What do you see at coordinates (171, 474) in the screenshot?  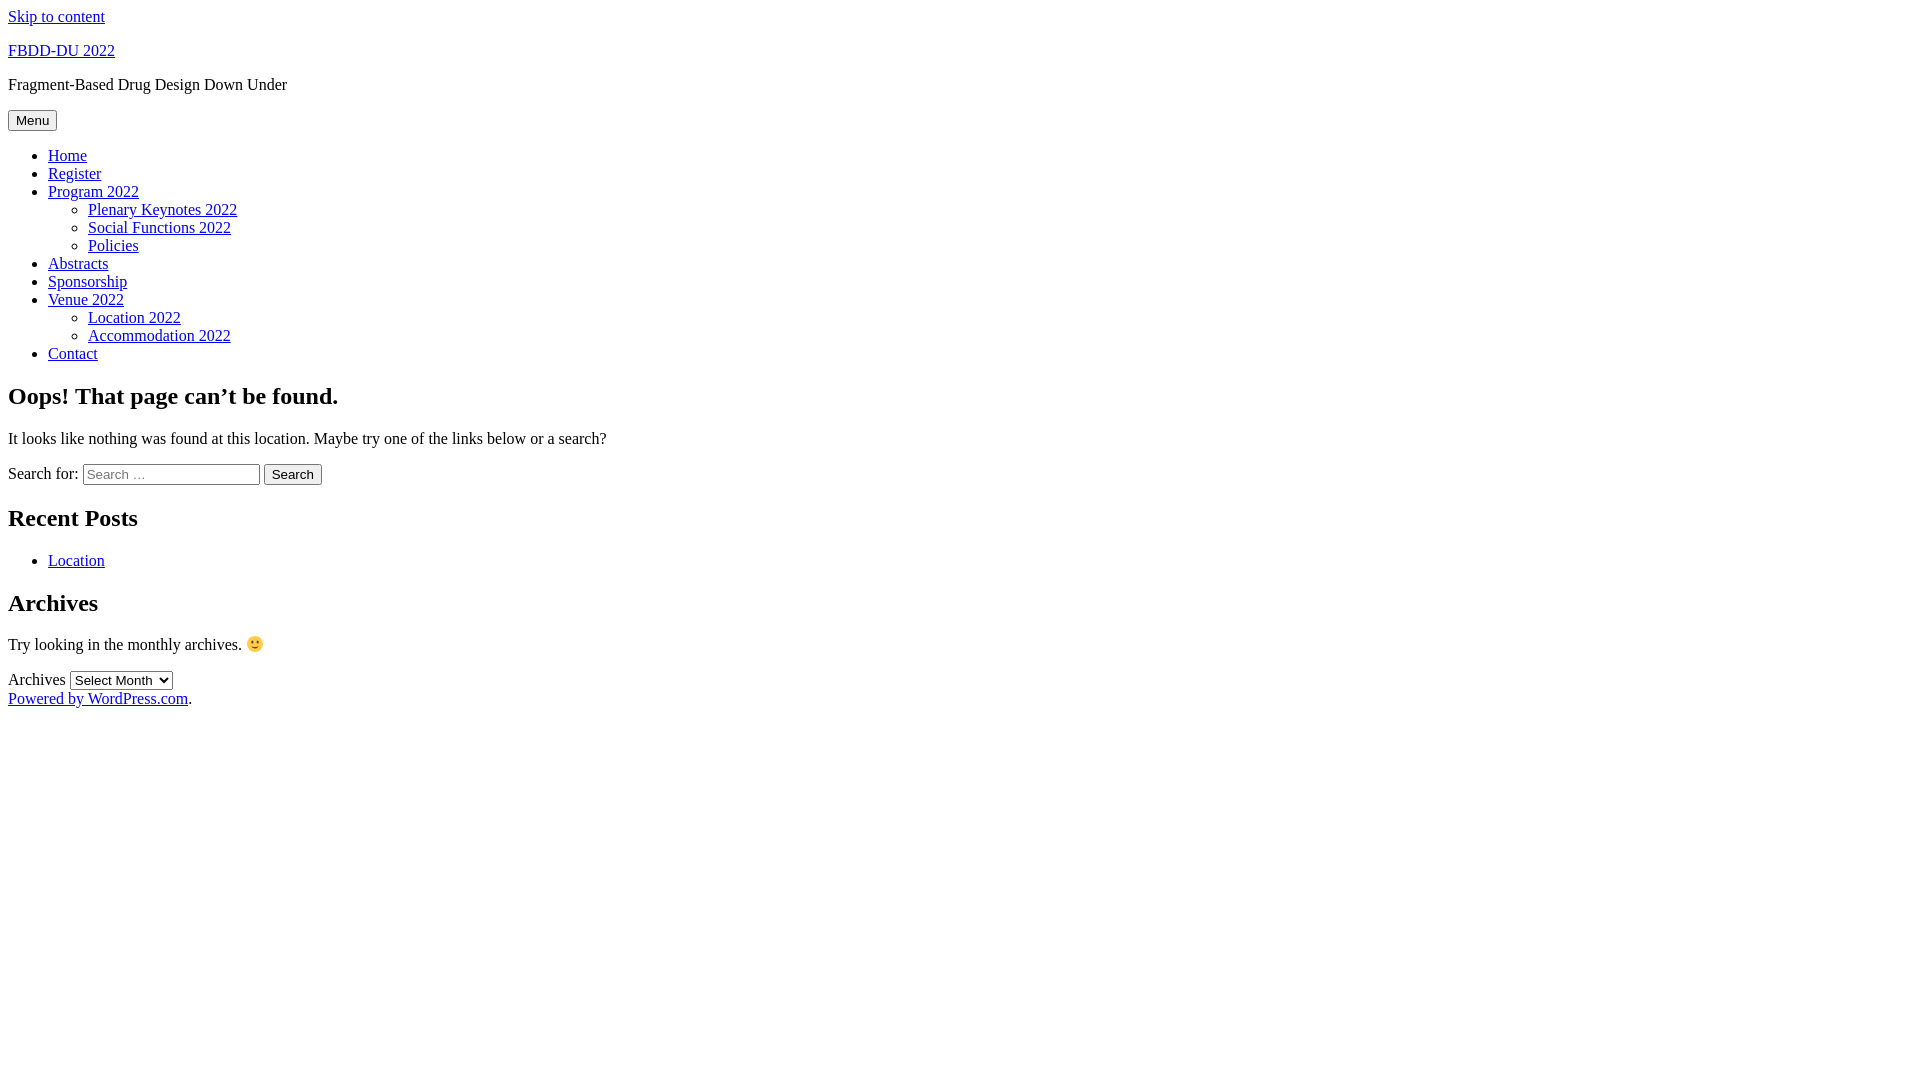 I see `'Search for:'` at bounding box center [171, 474].